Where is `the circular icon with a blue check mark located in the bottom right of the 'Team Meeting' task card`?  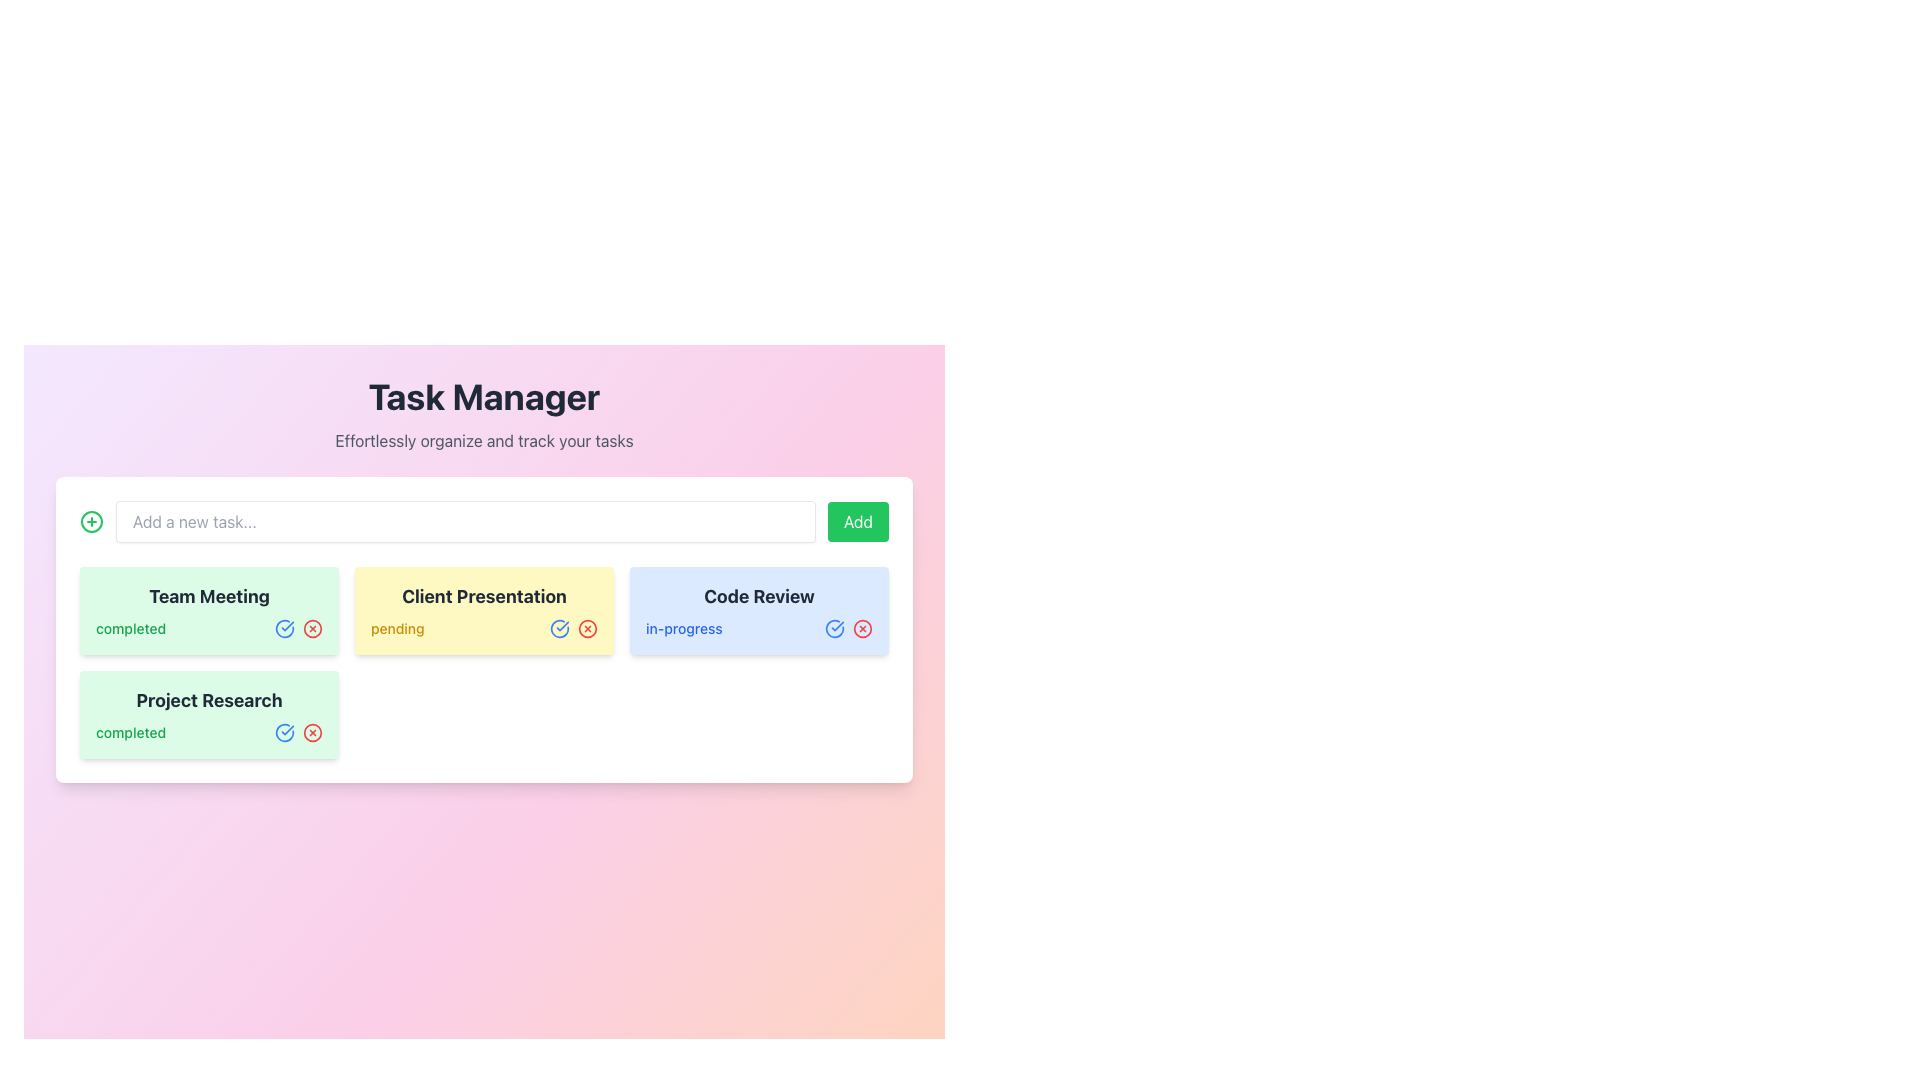 the circular icon with a blue check mark located in the bottom right of the 'Team Meeting' task card is located at coordinates (283, 627).